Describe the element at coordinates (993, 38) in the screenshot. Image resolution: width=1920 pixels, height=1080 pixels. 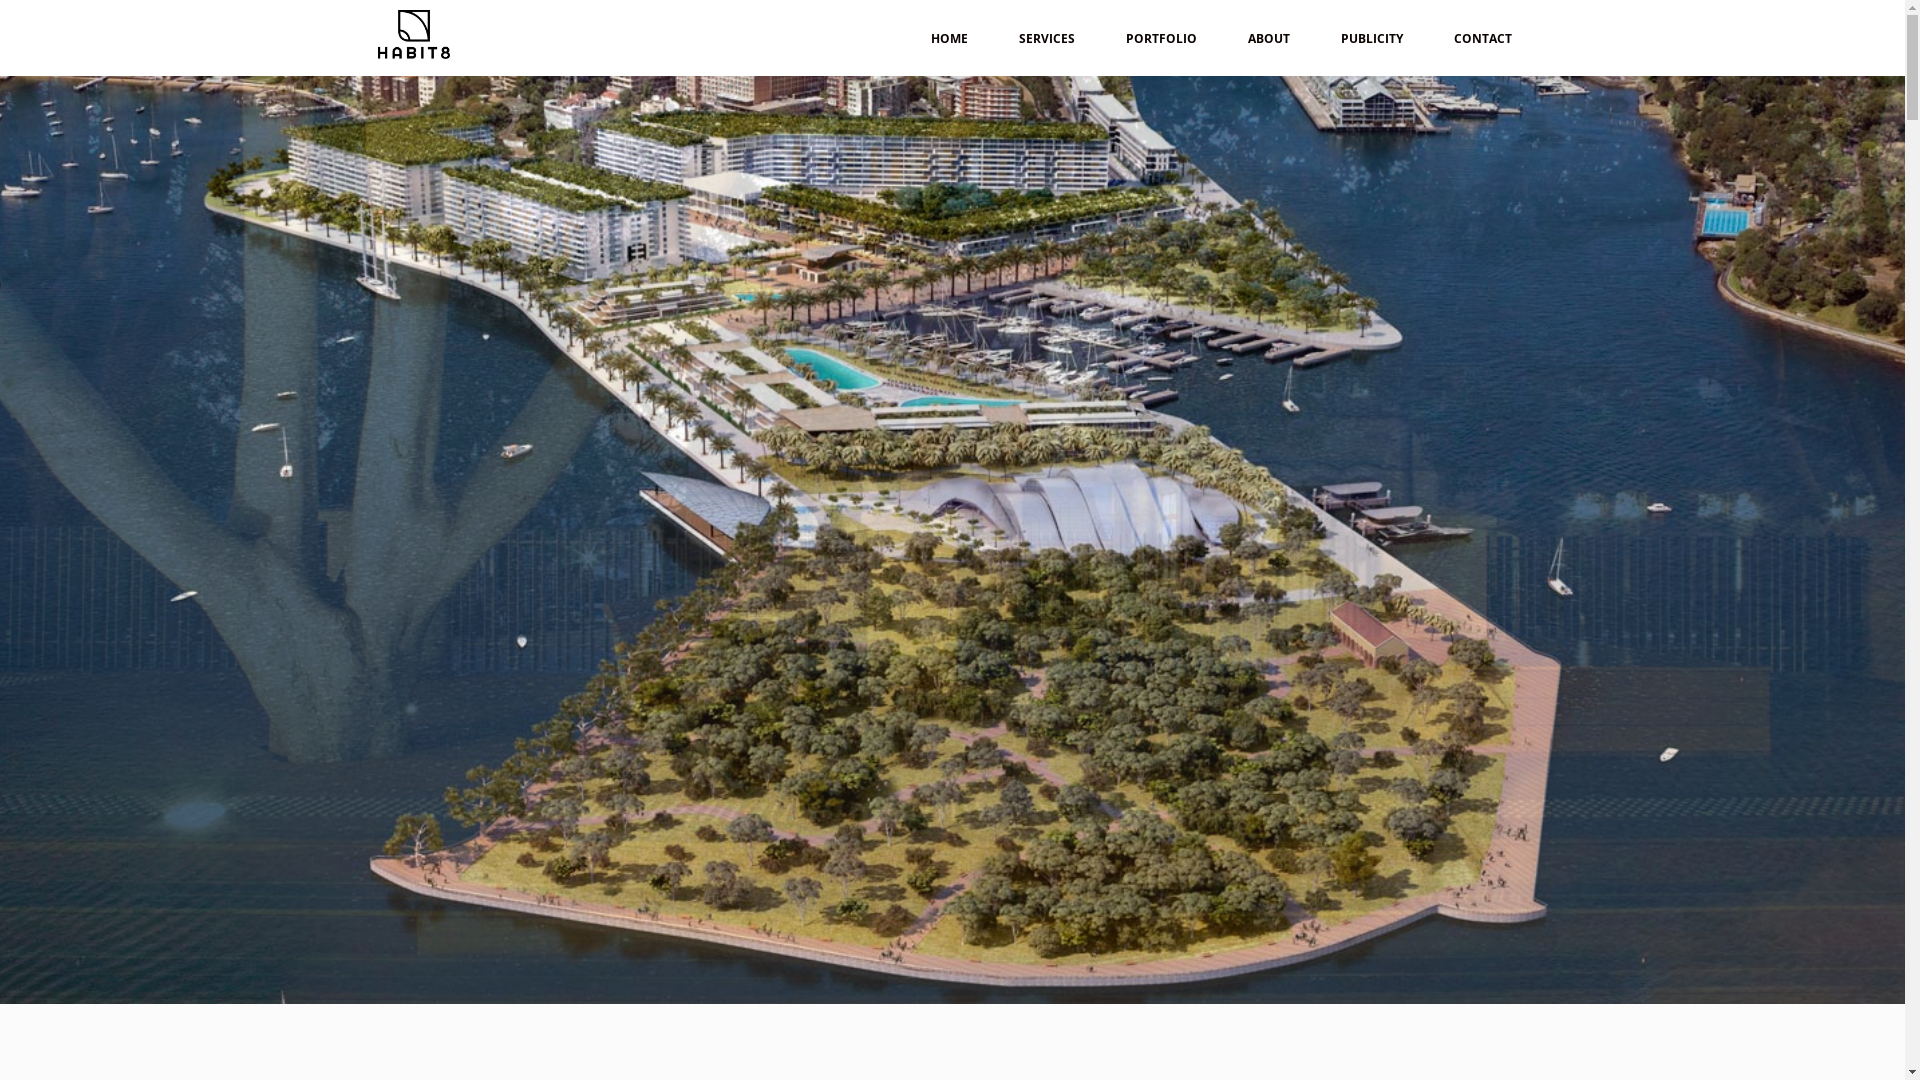
I see `'SERVICES'` at that location.